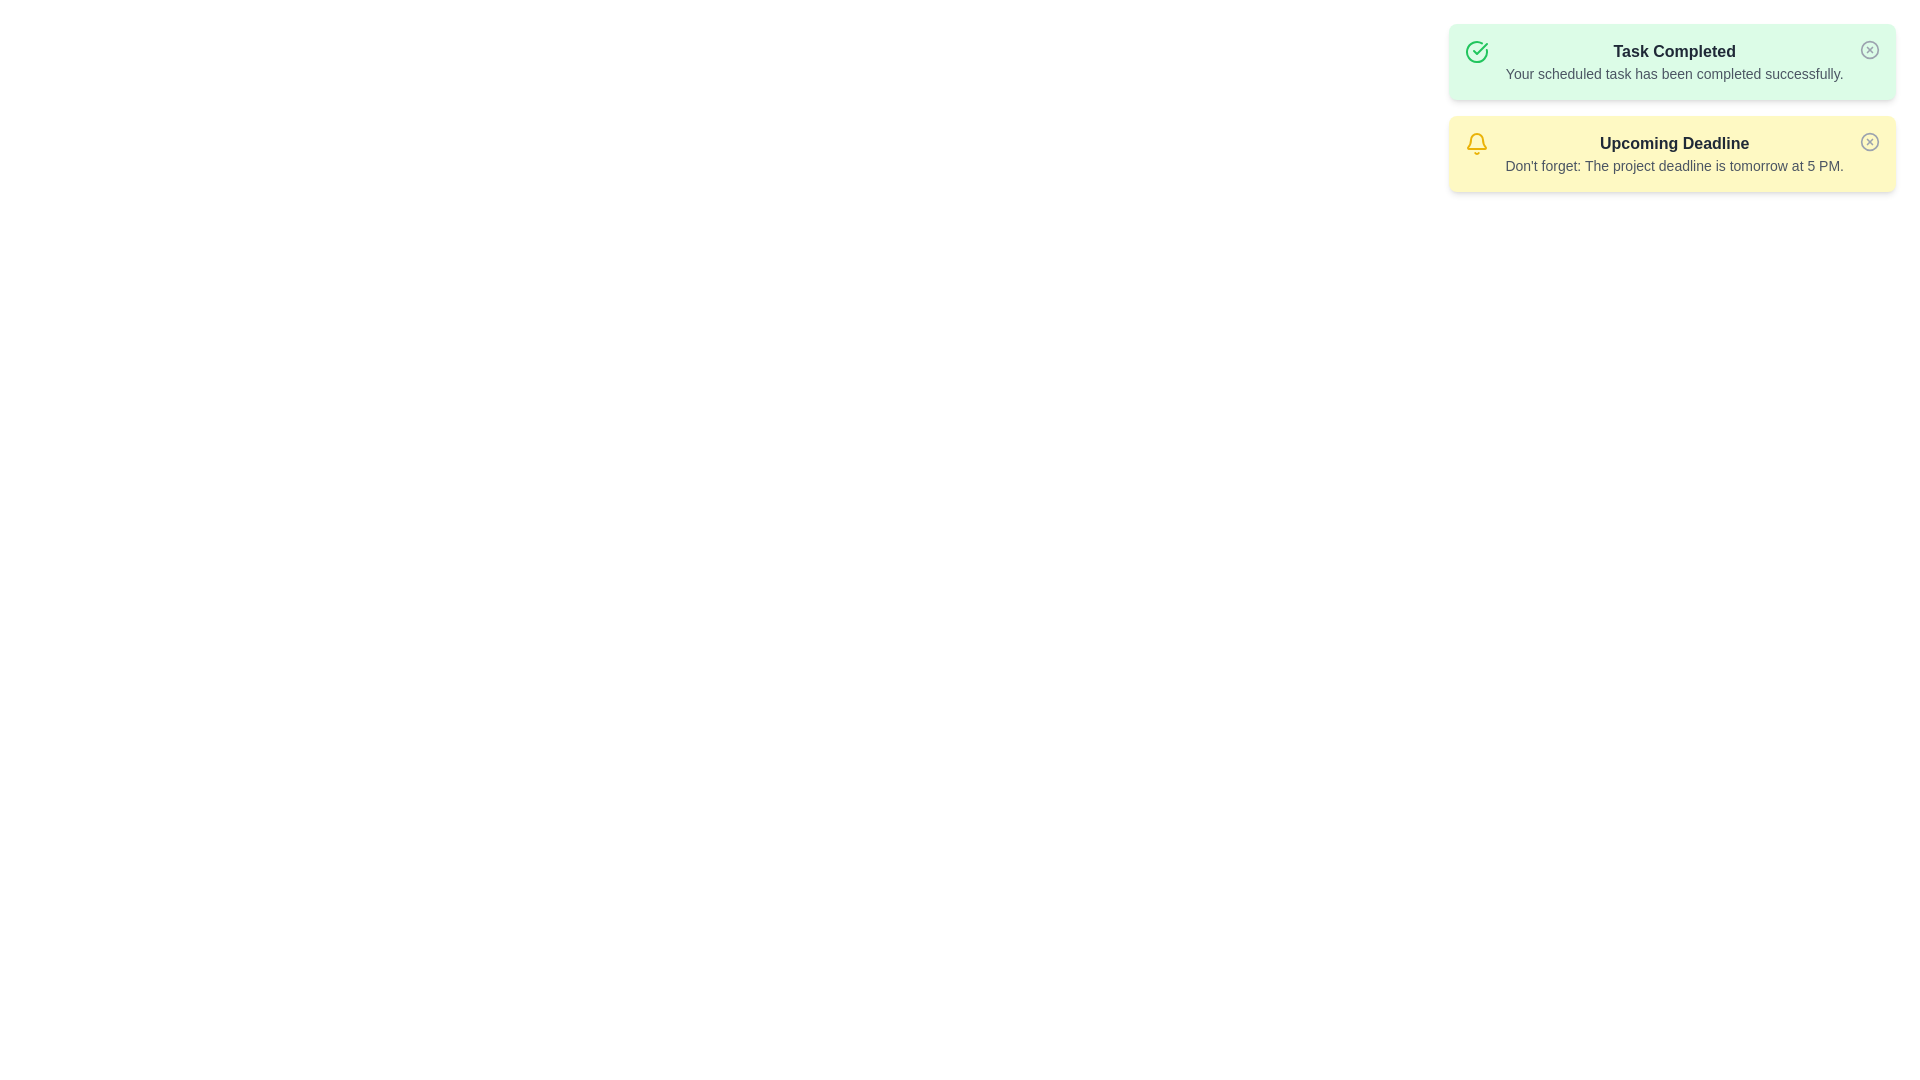  What do you see at coordinates (1672, 60) in the screenshot?
I see `the alert element to reveal details` at bounding box center [1672, 60].